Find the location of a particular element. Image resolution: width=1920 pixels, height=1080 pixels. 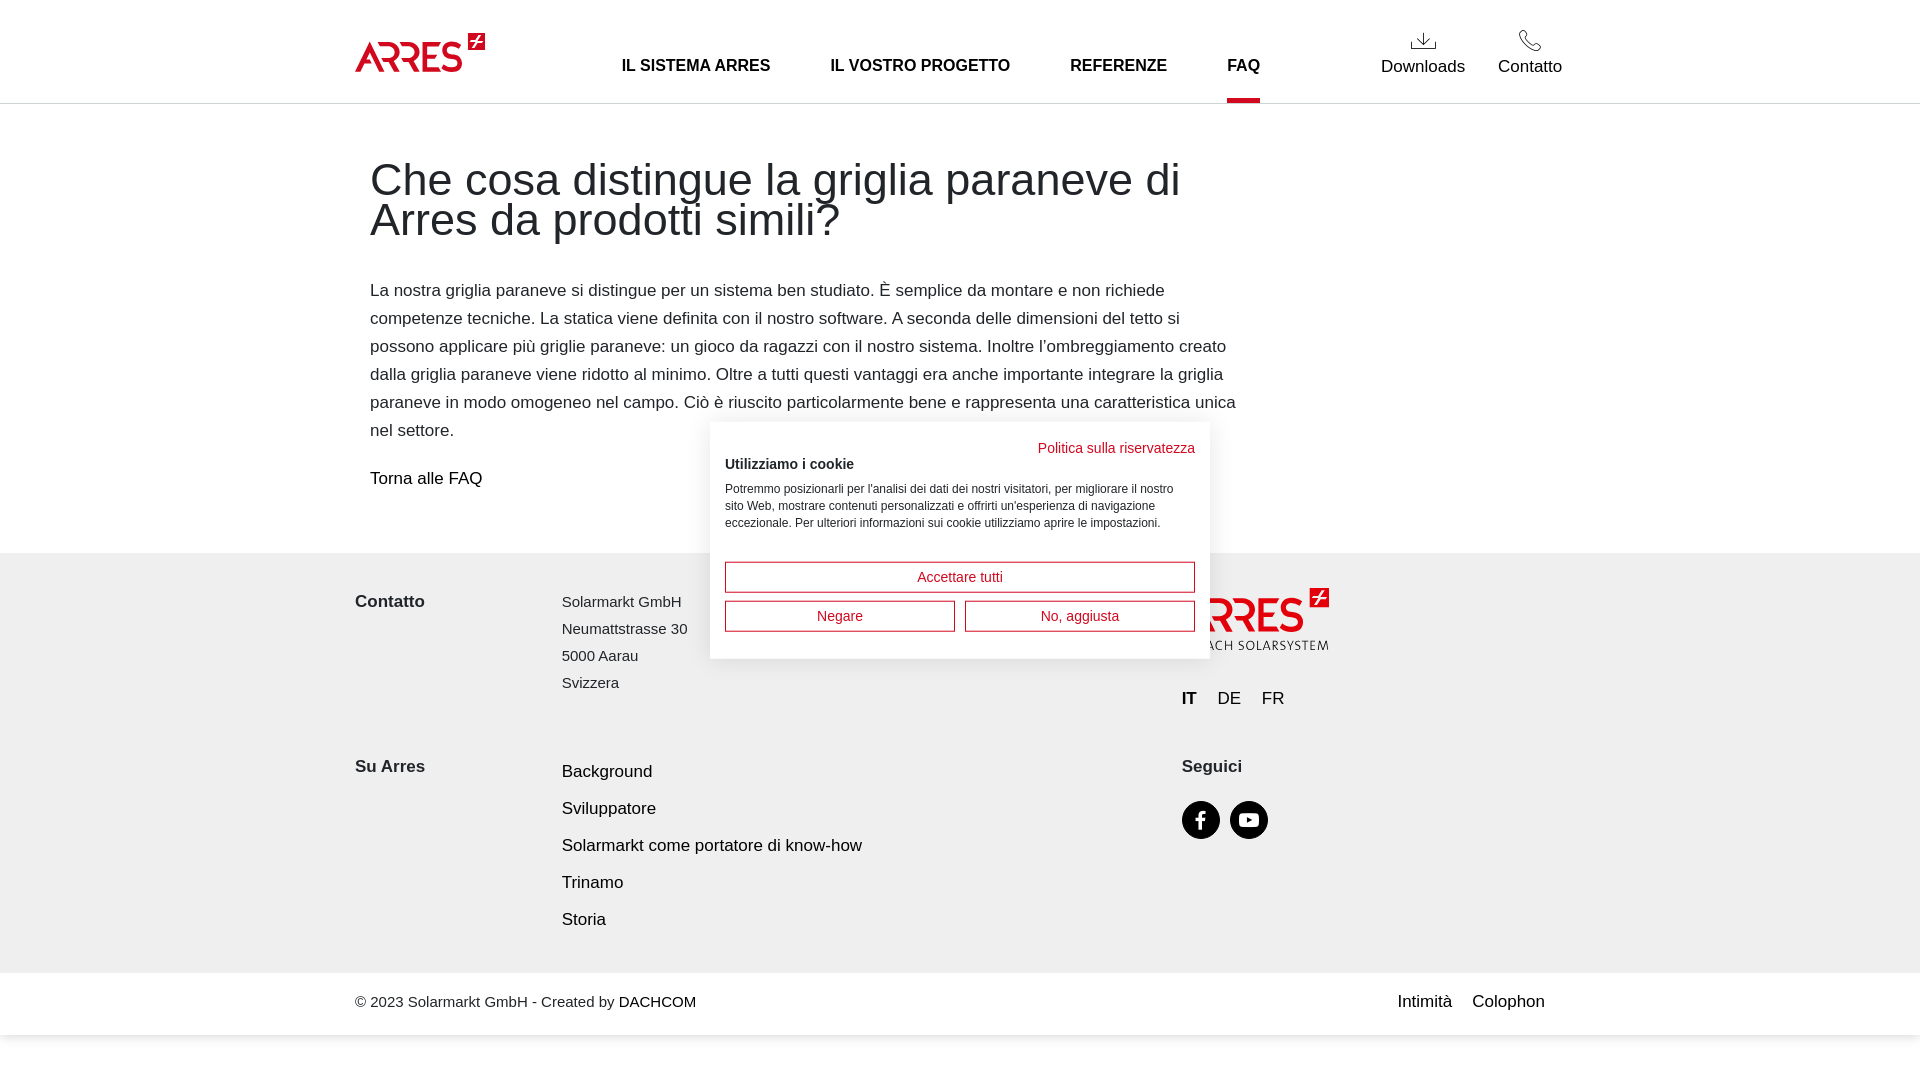

'Downloads' is located at coordinates (1422, 51).